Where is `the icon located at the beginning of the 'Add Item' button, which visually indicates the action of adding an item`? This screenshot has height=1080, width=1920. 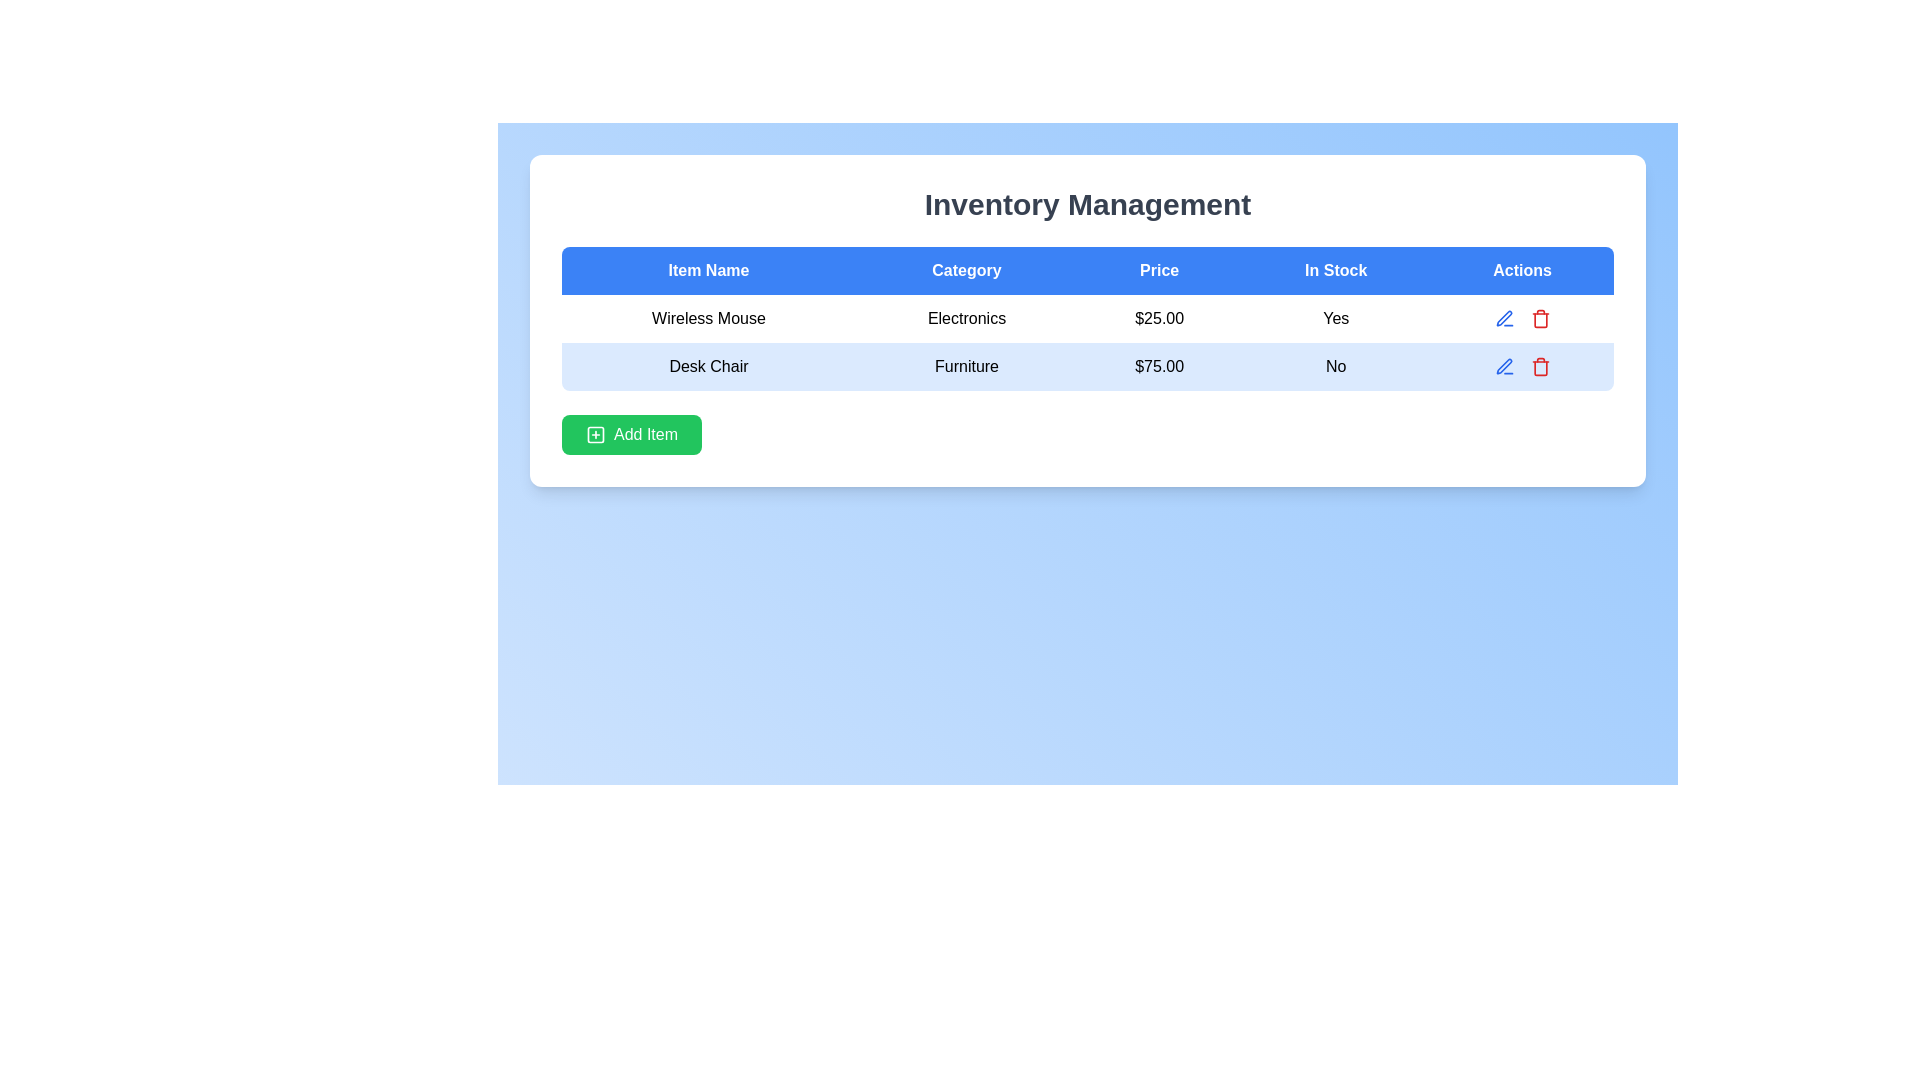 the icon located at the beginning of the 'Add Item' button, which visually indicates the action of adding an item is located at coordinates (594, 434).